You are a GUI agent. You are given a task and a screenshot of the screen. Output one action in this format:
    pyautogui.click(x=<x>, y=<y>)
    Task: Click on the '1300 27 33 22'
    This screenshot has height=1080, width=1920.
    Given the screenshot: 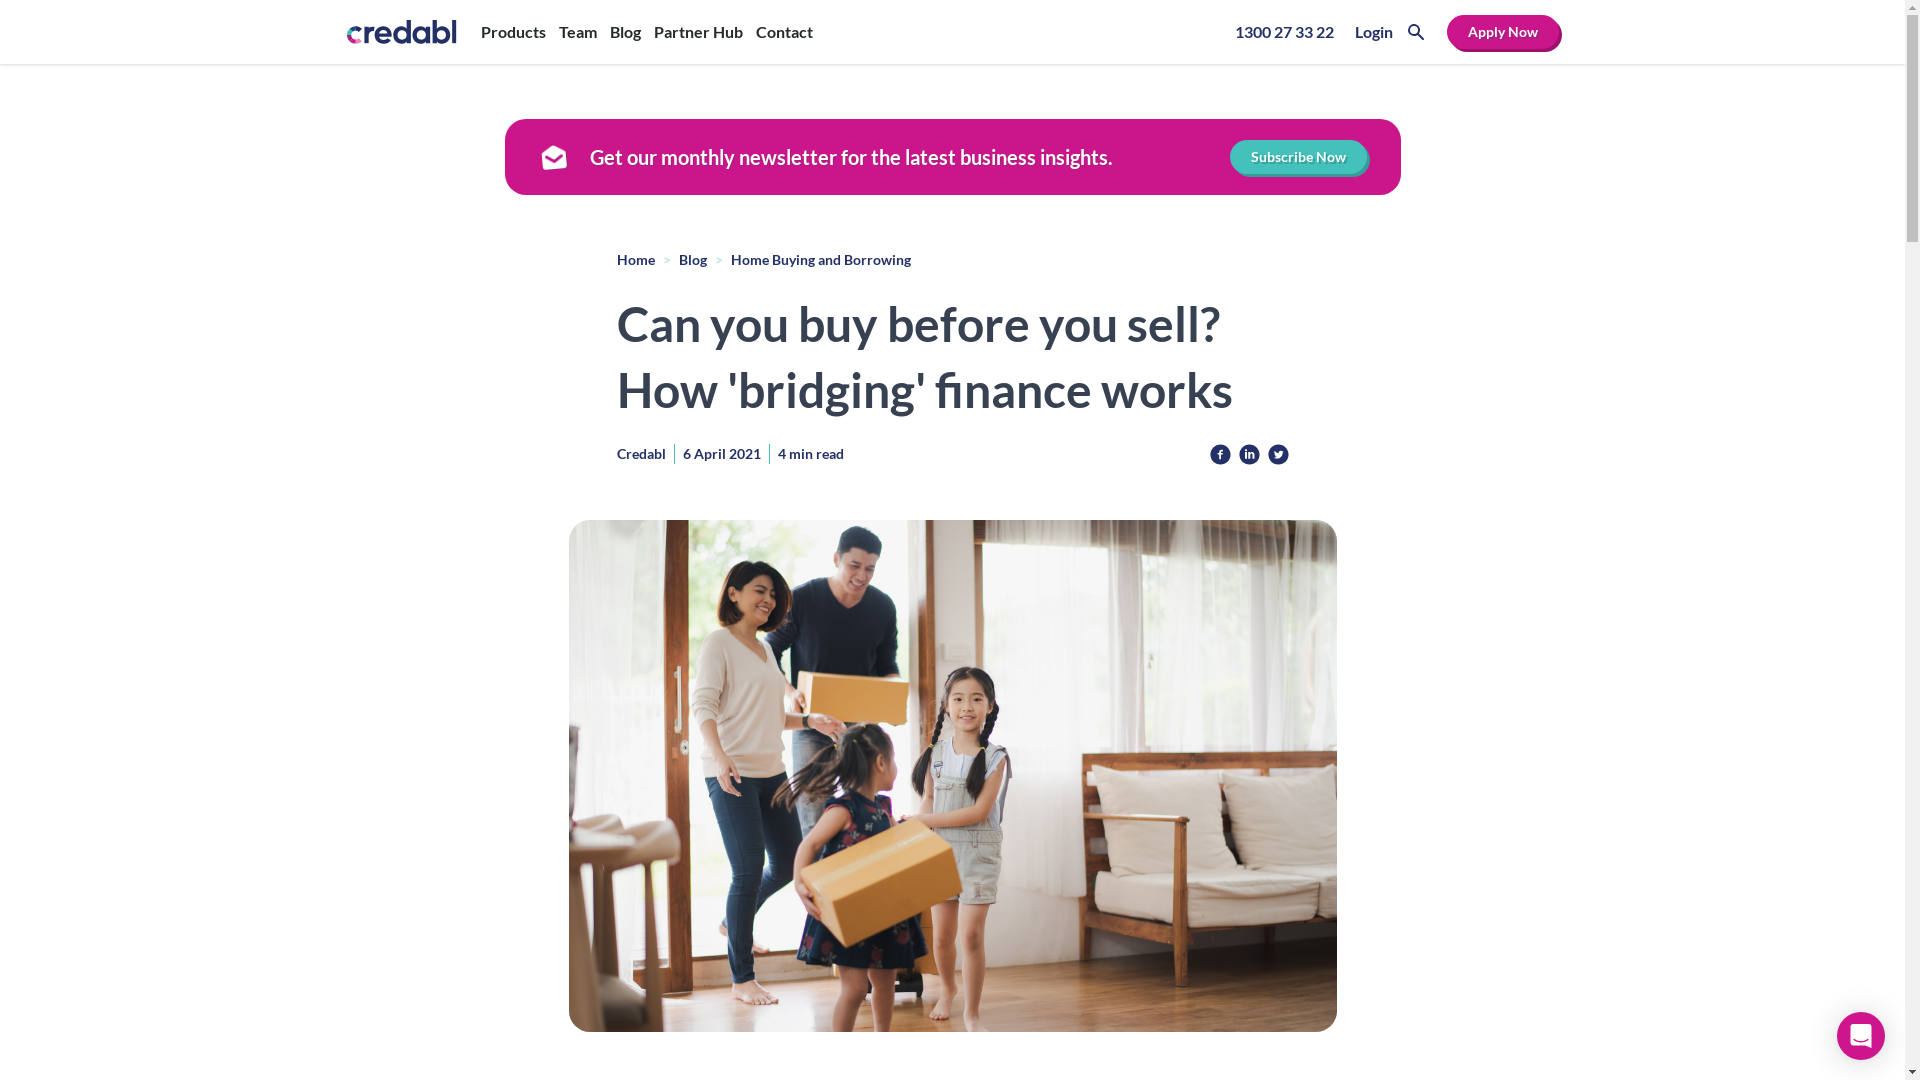 What is the action you would take?
    pyautogui.click(x=1283, y=31)
    